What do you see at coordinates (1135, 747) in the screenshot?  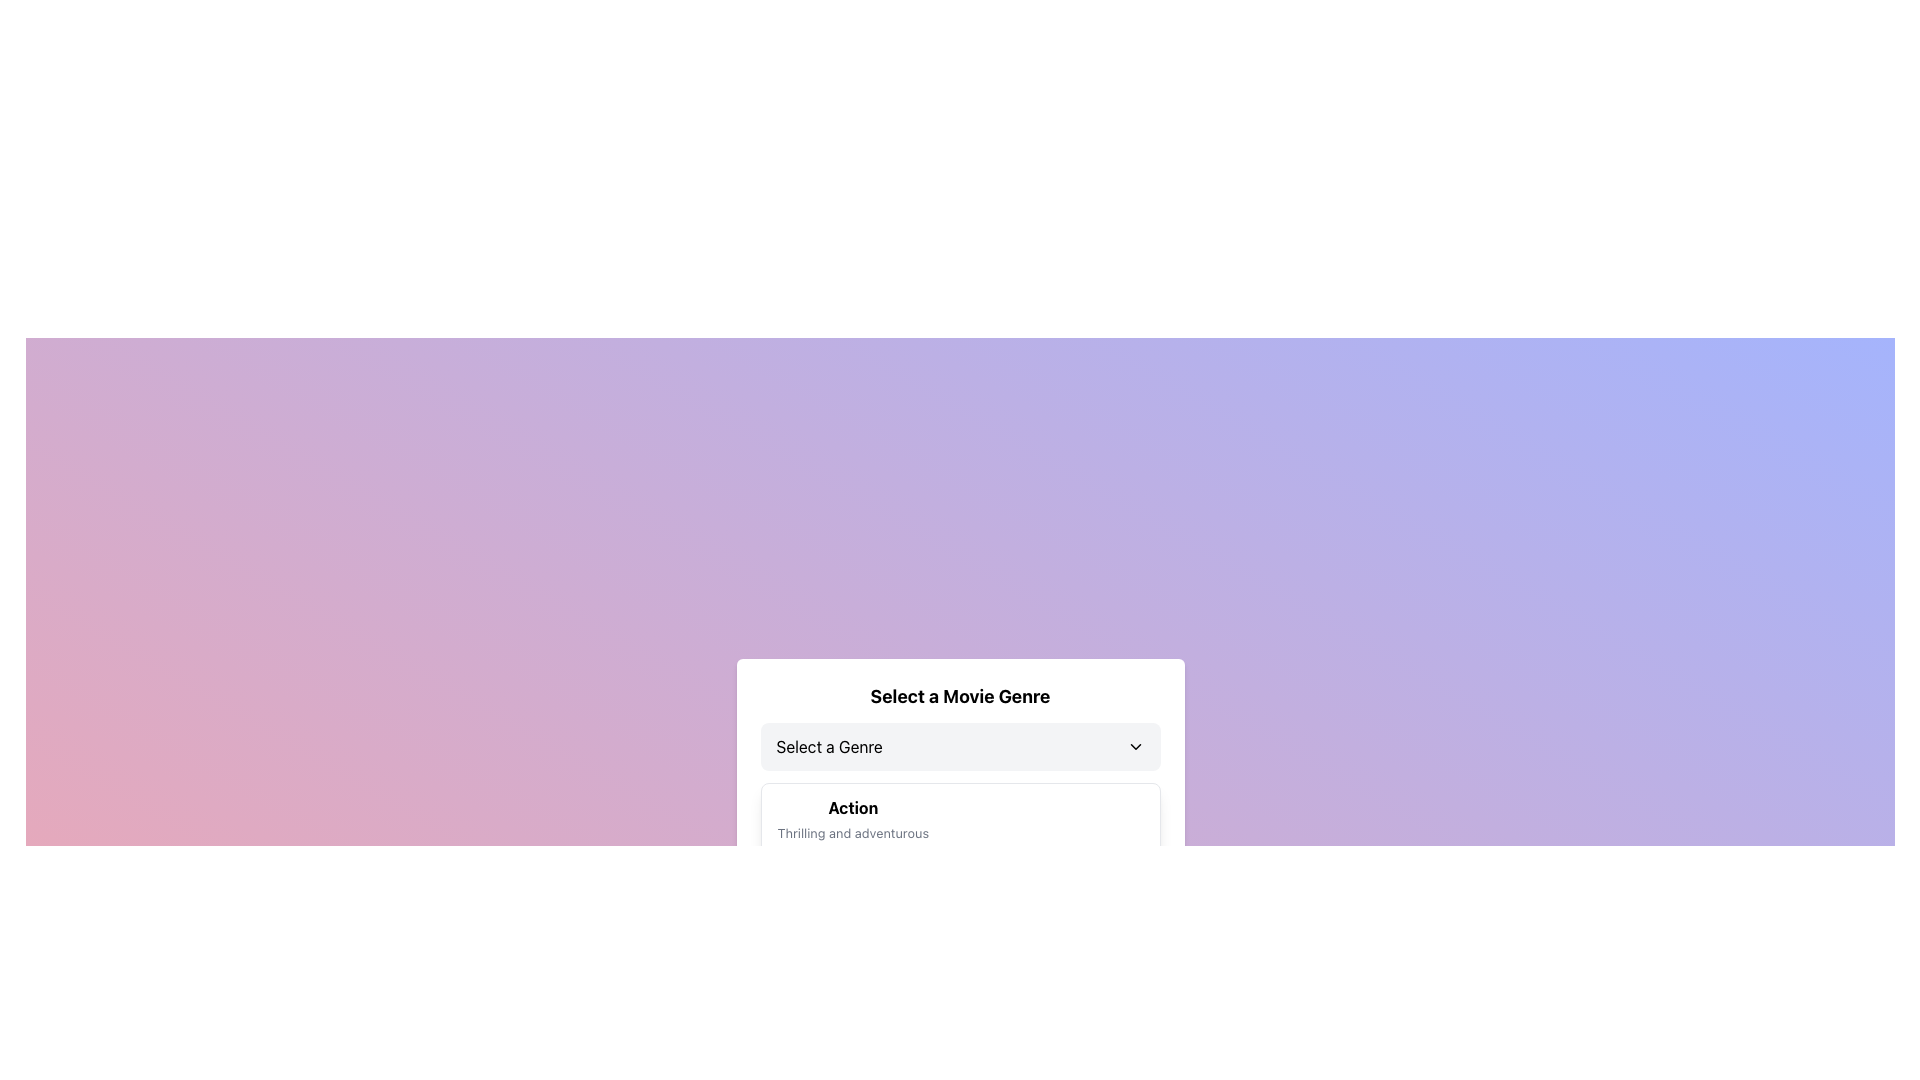 I see `the downwards-pointing chevron icon with a thin black outline, located to the right of the 'Select a Genre' label` at bounding box center [1135, 747].